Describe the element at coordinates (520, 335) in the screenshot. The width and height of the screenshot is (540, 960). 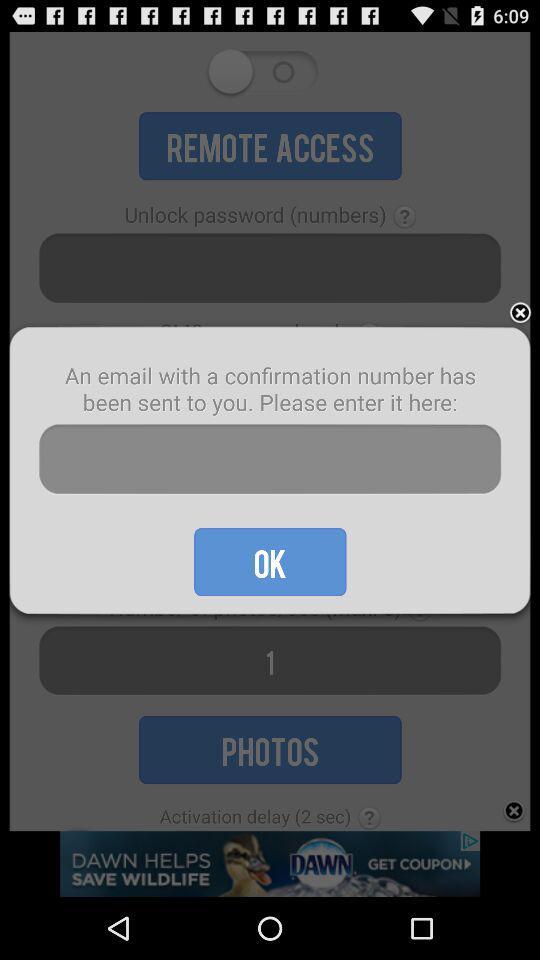
I see `the close icon` at that location.